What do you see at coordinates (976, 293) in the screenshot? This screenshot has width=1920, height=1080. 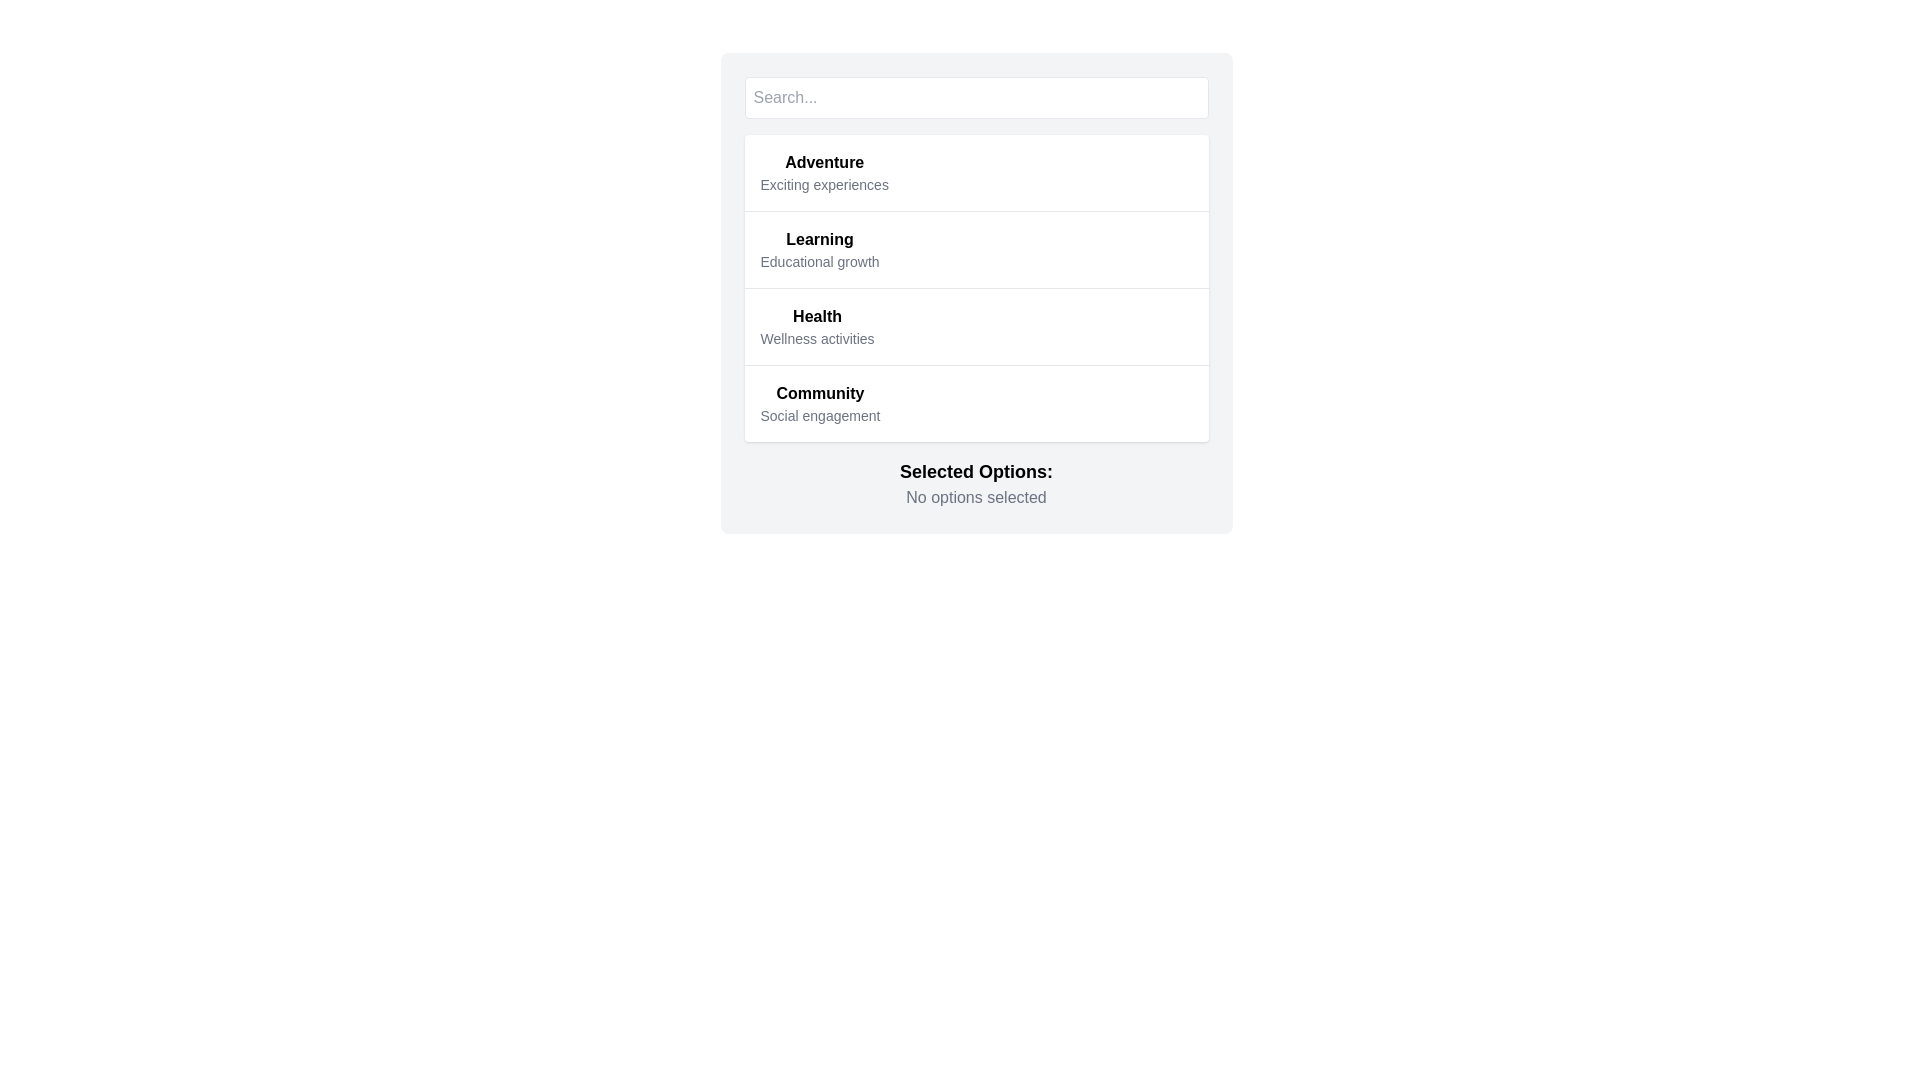 I see `the 'Health' option card, which is the third selectable option in a vertical list, located between 'Learning' and 'Community'` at bounding box center [976, 293].